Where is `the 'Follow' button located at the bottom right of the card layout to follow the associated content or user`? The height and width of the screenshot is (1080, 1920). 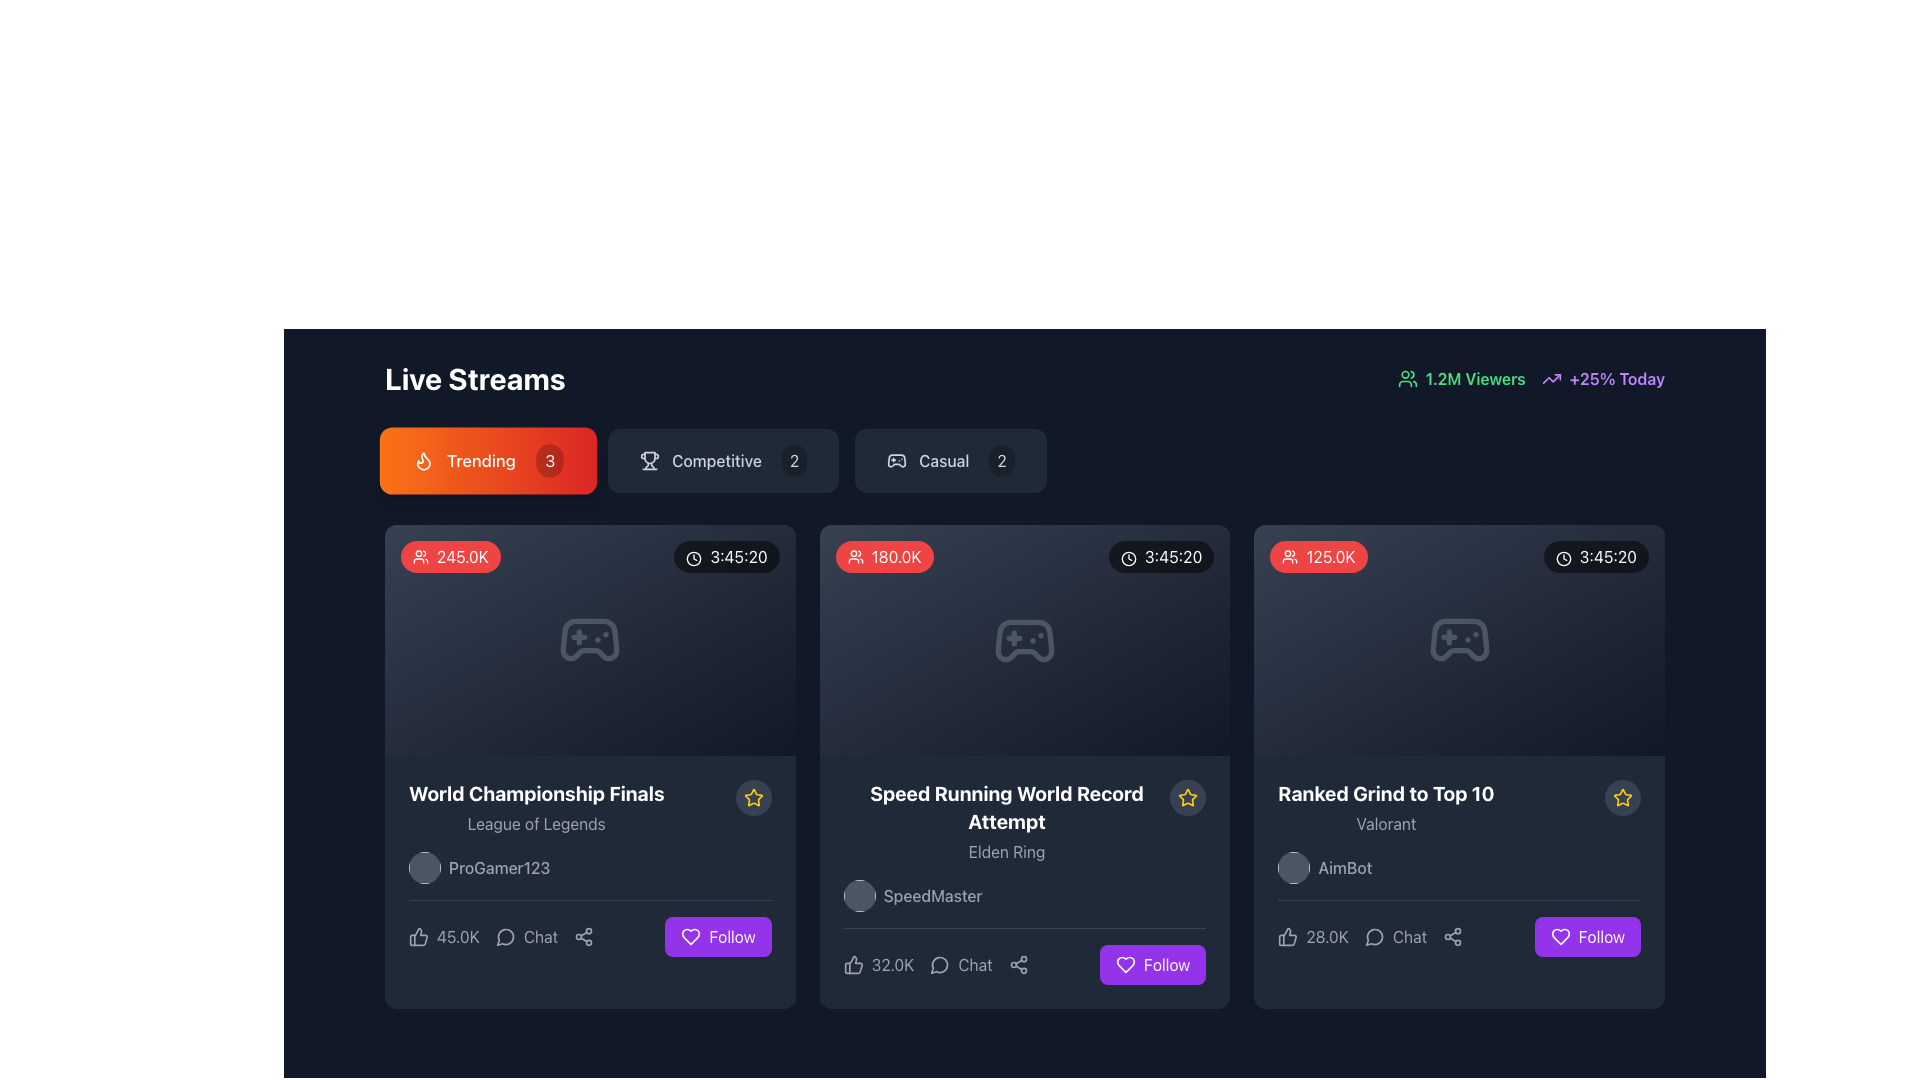
the 'Follow' button located at the bottom right of the card layout to follow the associated content or user is located at coordinates (731, 937).